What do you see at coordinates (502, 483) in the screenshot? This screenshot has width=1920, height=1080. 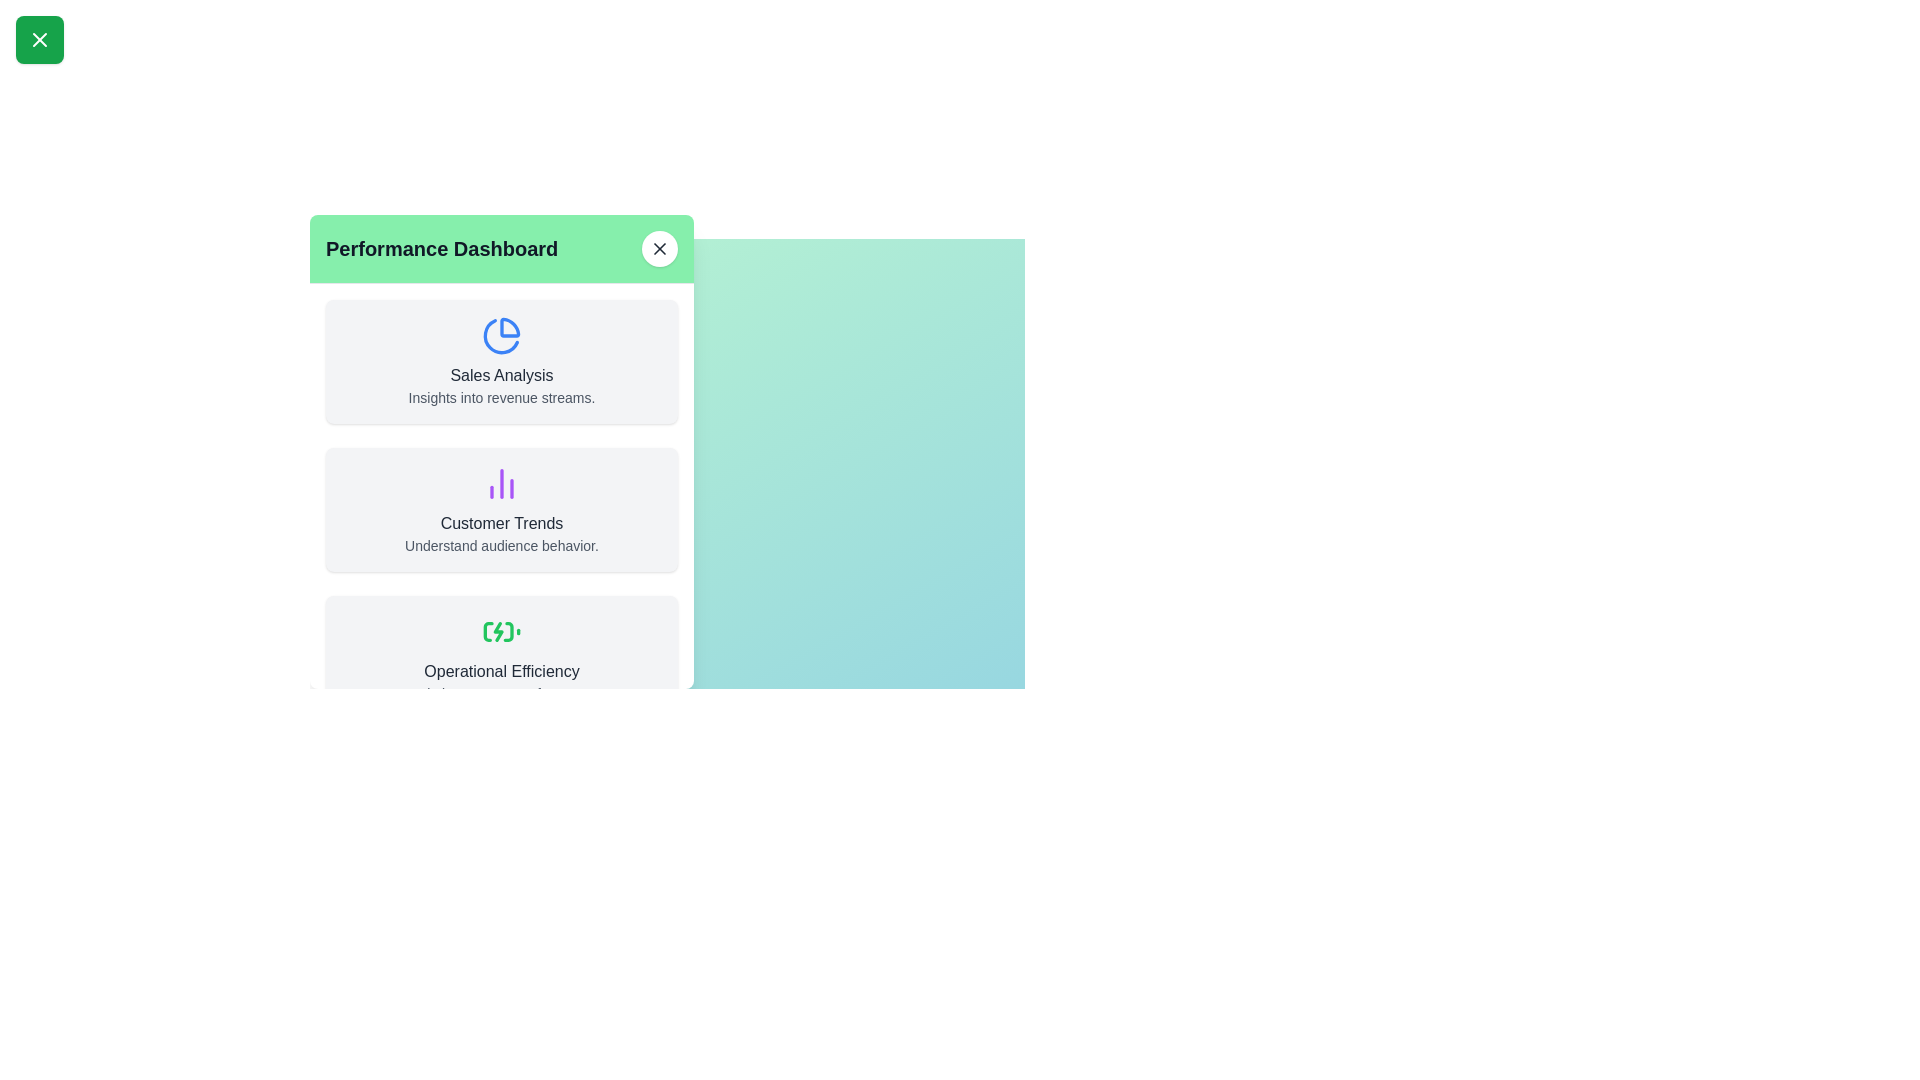 I see `column chart icon consisting of three purple vertical bars located in the 'Customer Trends' section of the 'Performance Dashboard' interface, positioned above the text 'Customer Trends'` at bounding box center [502, 483].